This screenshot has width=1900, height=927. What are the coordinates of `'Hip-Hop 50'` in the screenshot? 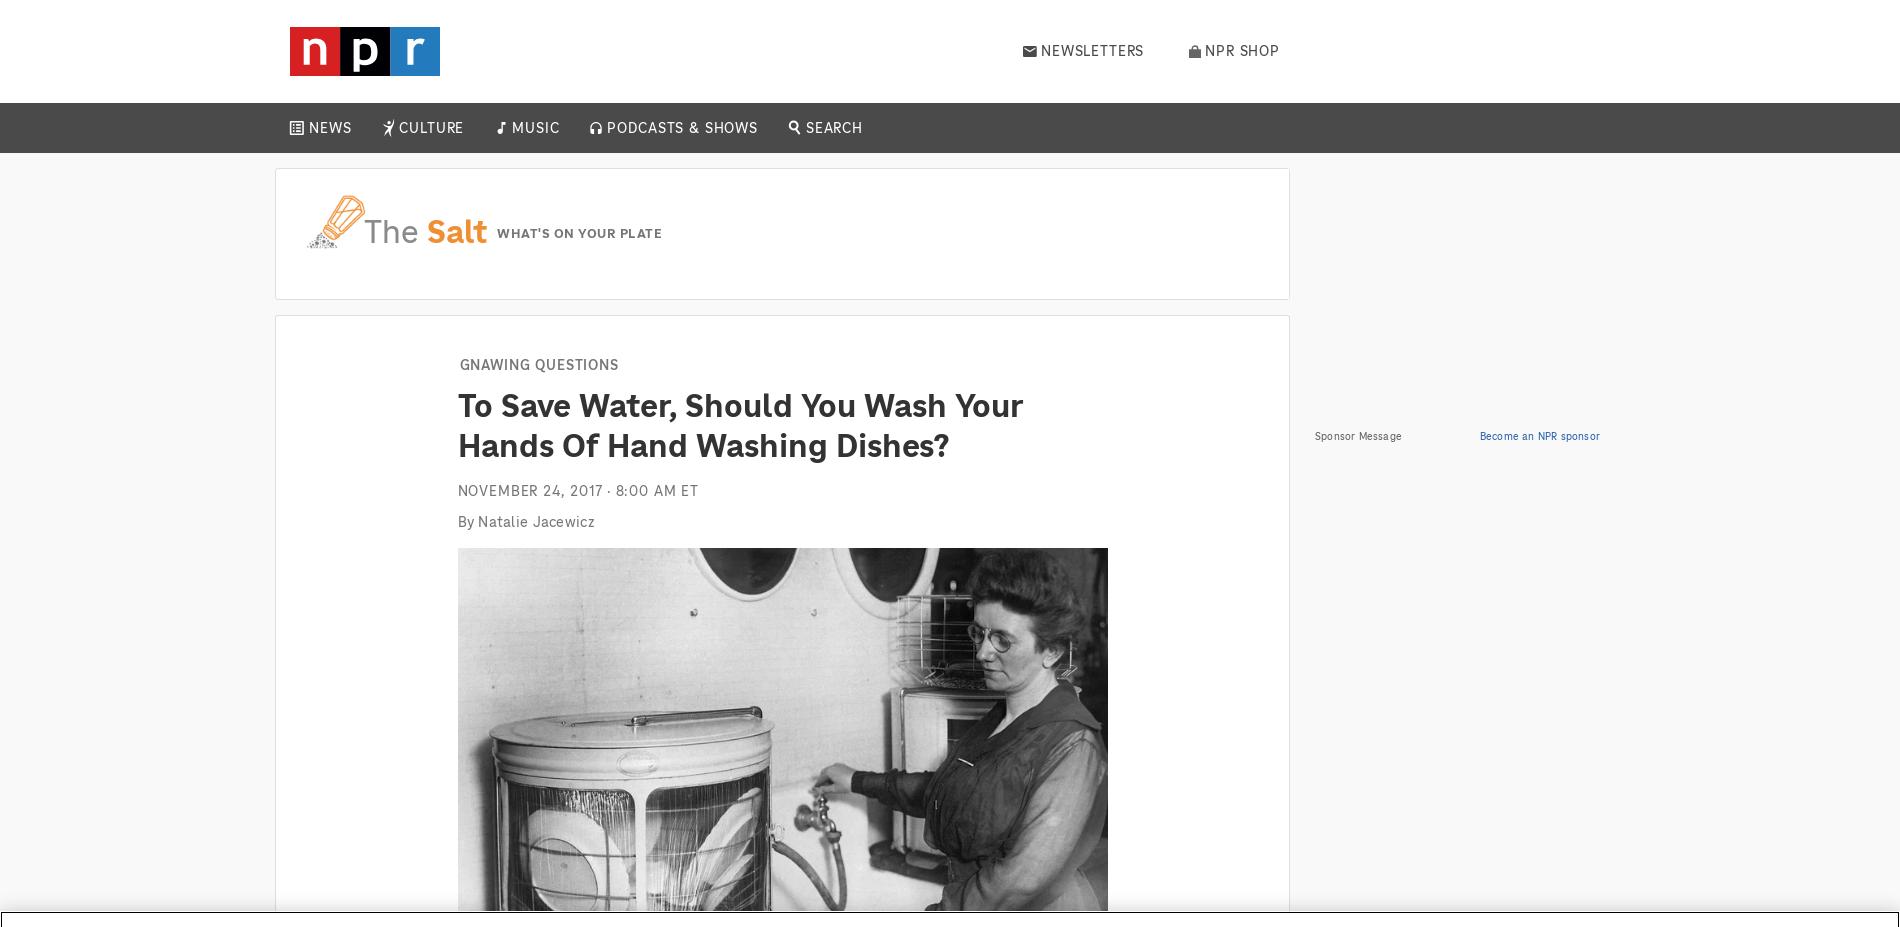 It's located at (521, 191).